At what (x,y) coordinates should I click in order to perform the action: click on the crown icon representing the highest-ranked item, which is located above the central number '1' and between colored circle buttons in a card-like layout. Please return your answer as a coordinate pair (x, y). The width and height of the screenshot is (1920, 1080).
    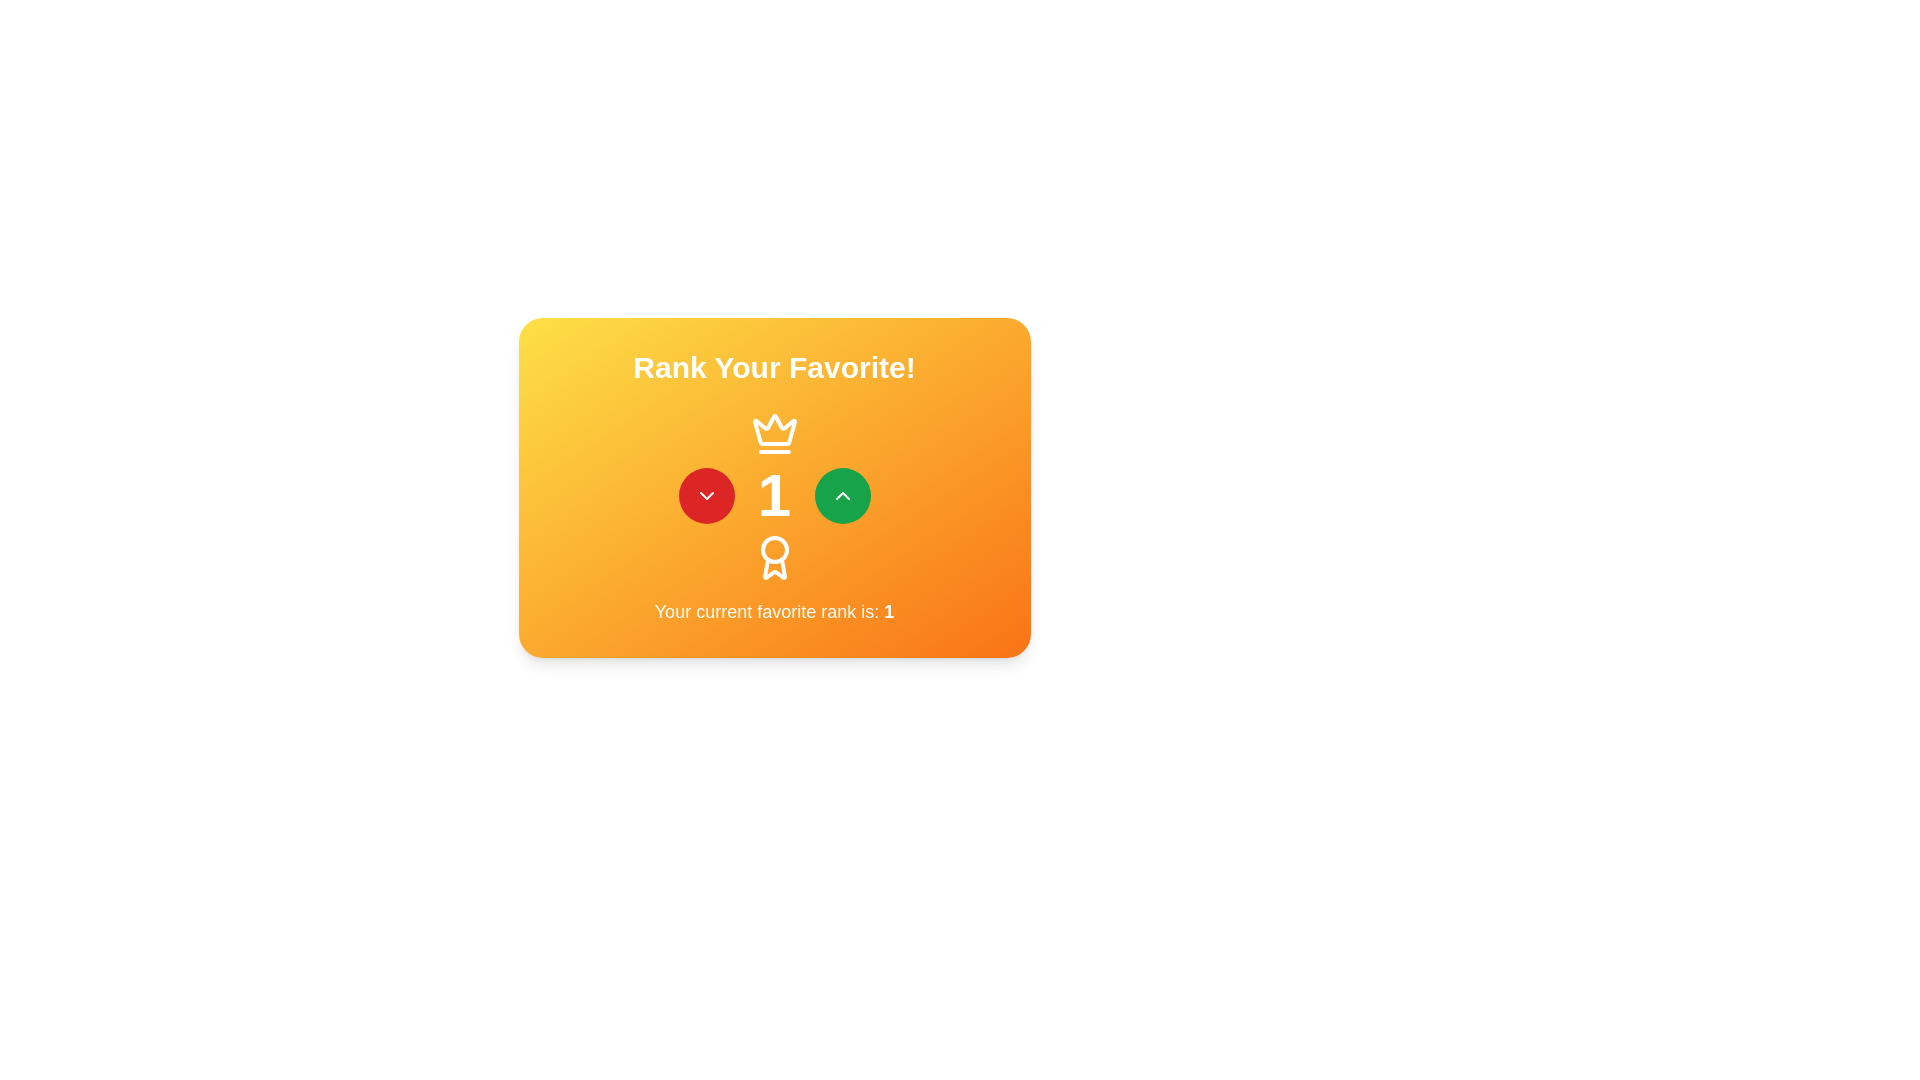
    Looking at the image, I should click on (773, 433).